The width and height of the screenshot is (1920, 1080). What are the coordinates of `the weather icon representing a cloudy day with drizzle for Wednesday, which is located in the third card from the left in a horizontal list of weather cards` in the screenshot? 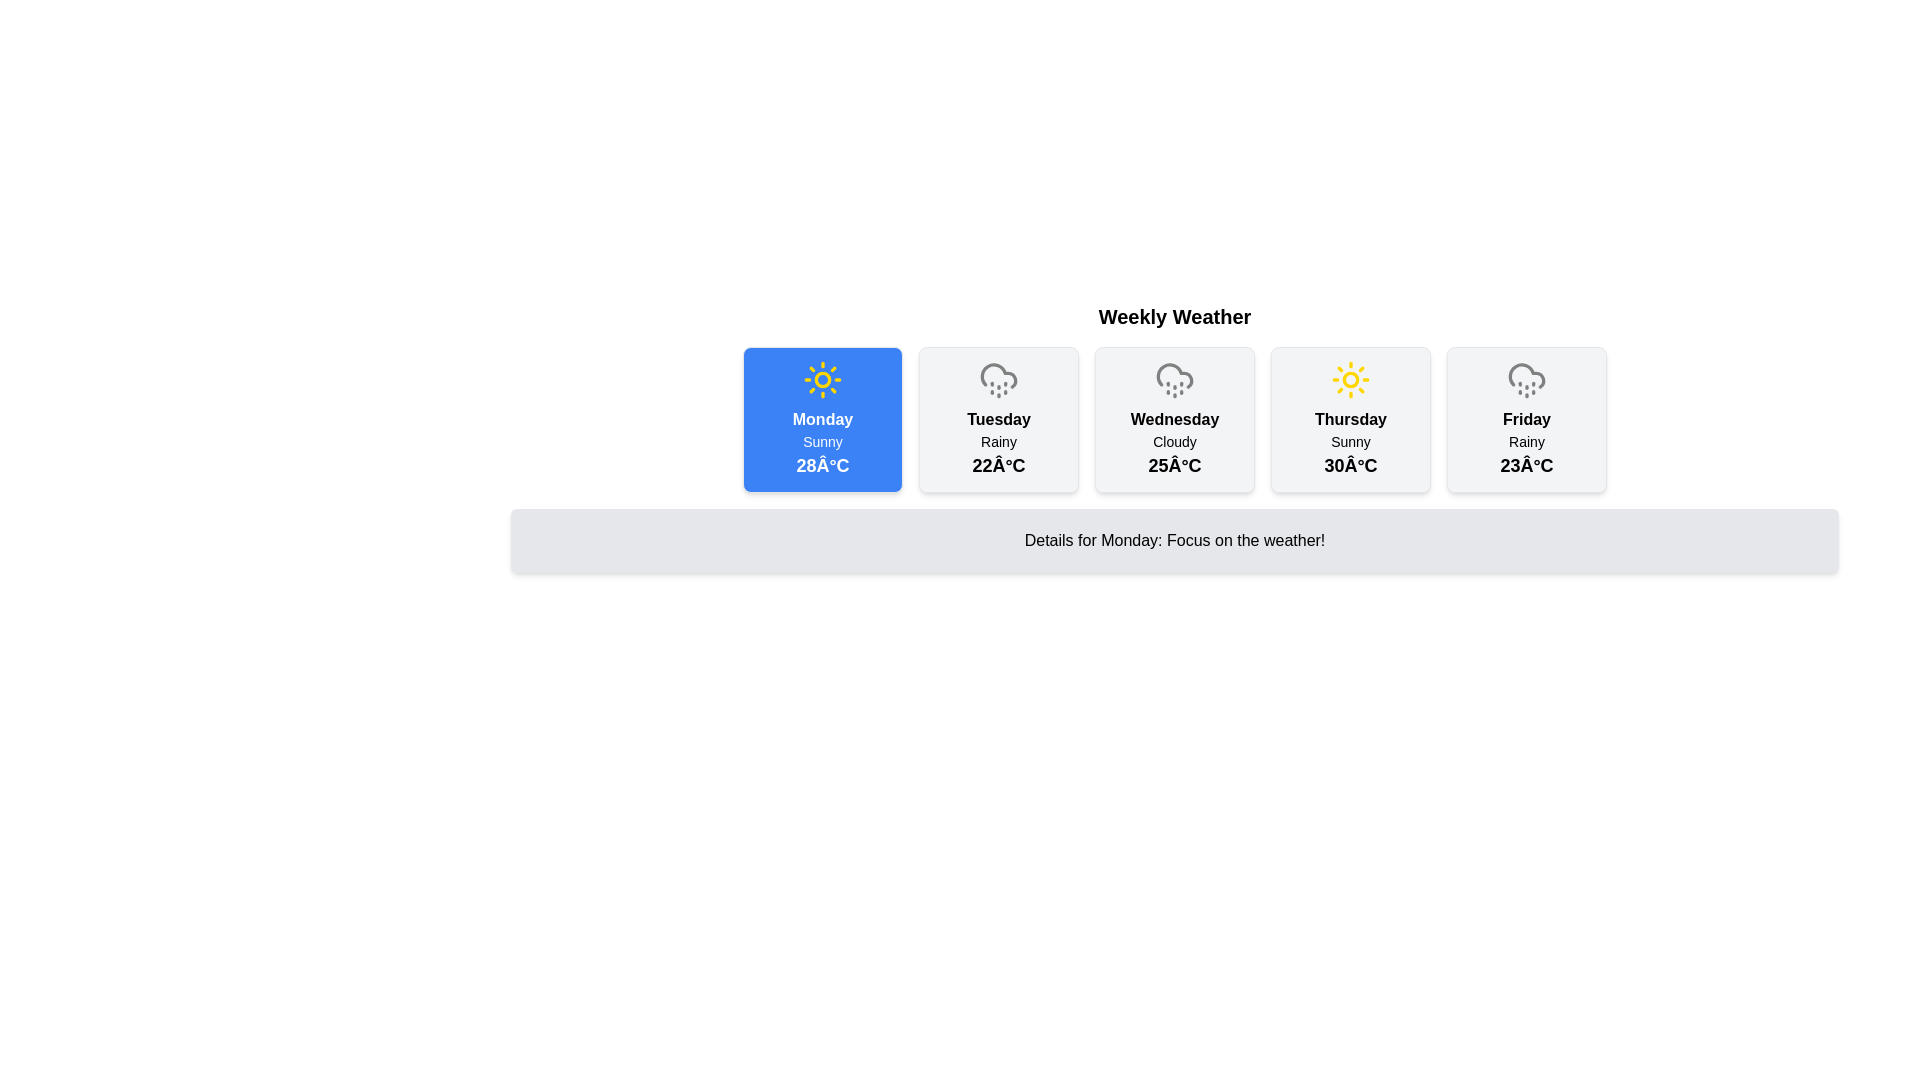 It's located at (1175, 380).